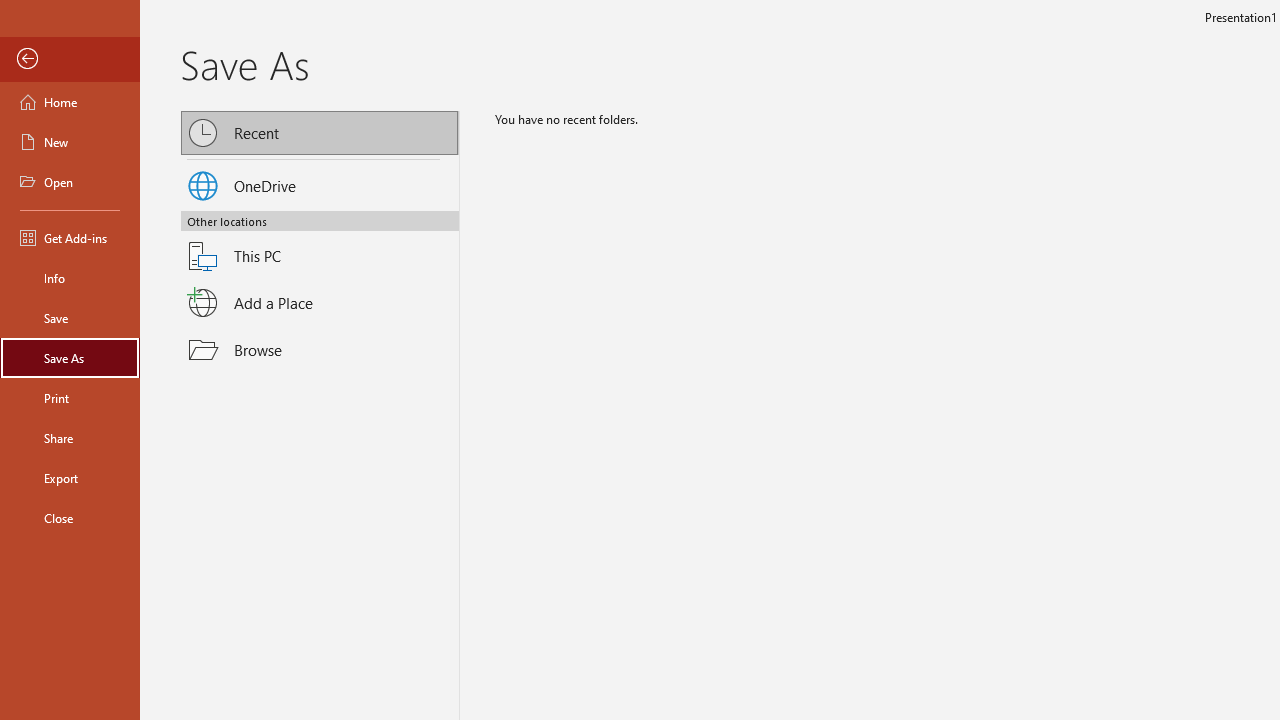  I want to click on 'Recent', so click(320, 132).